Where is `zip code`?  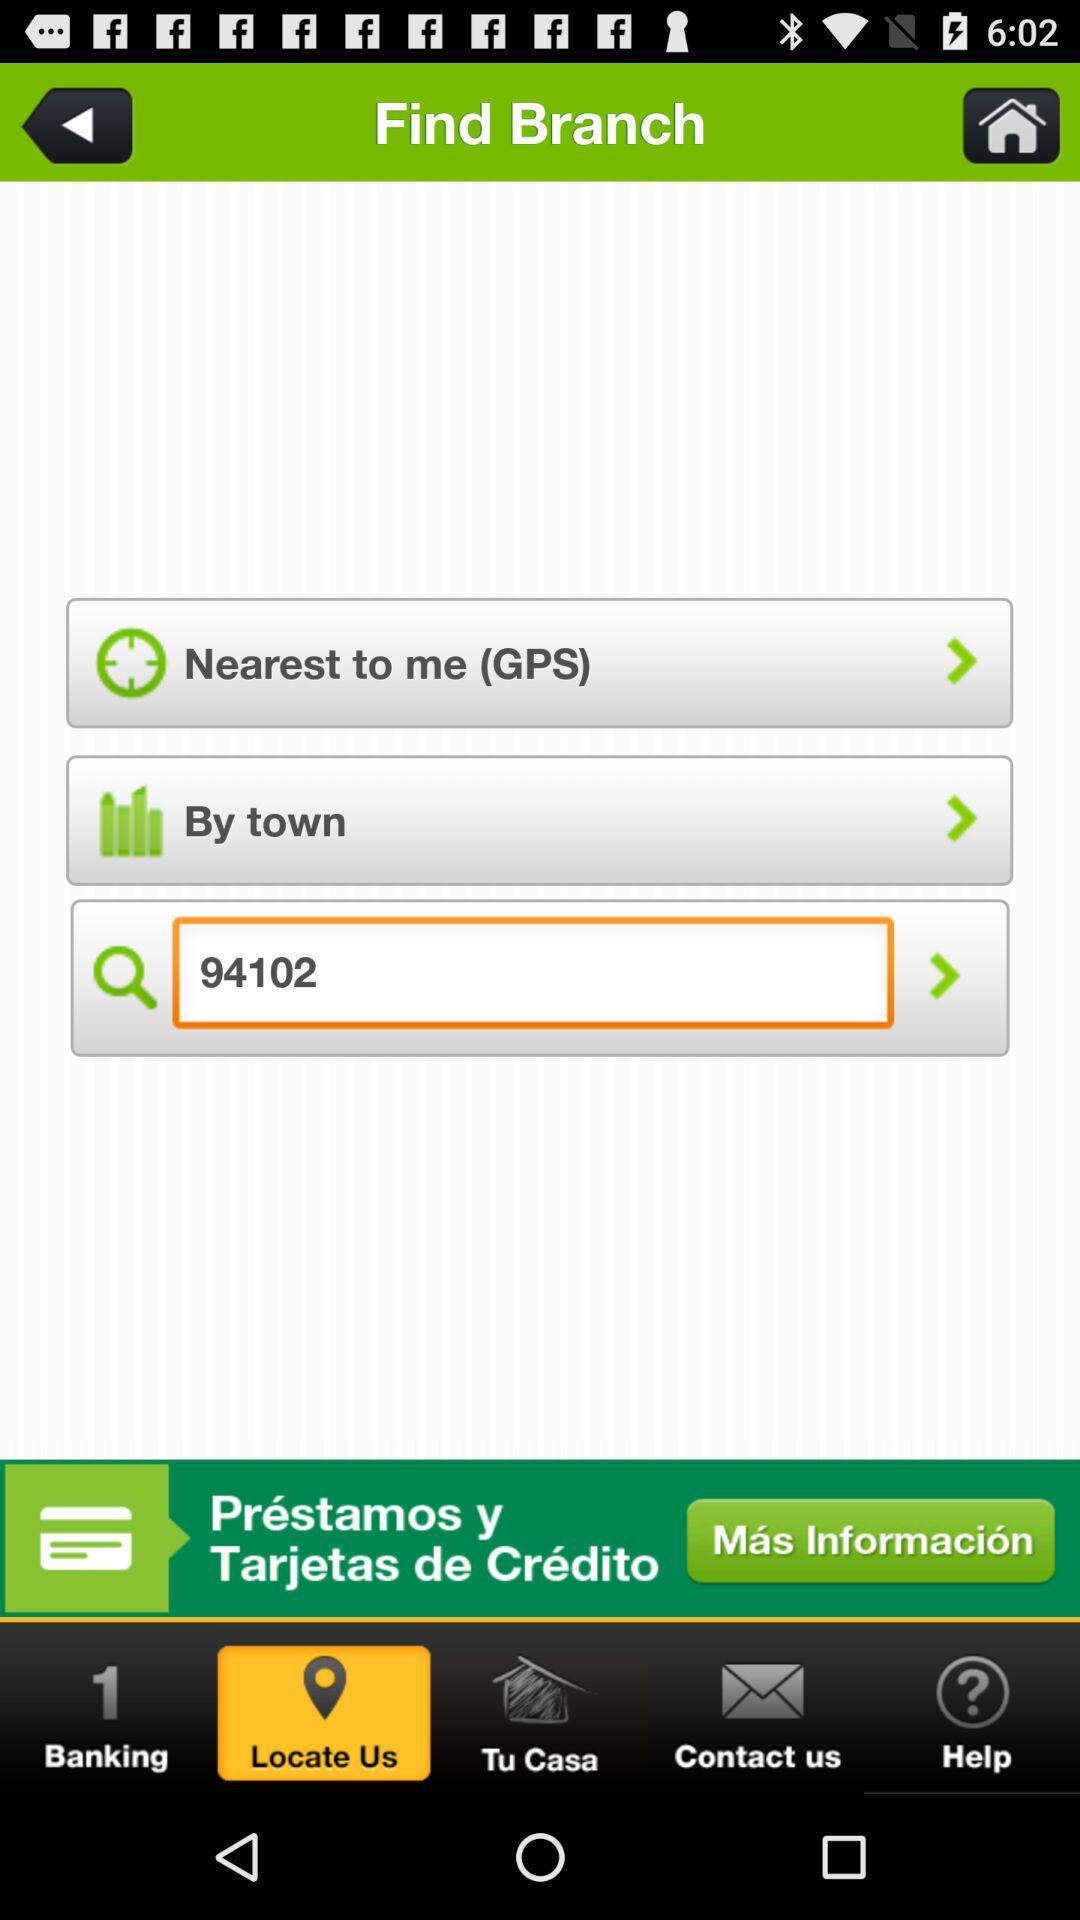 zip code is located at coordinates (122, 977).